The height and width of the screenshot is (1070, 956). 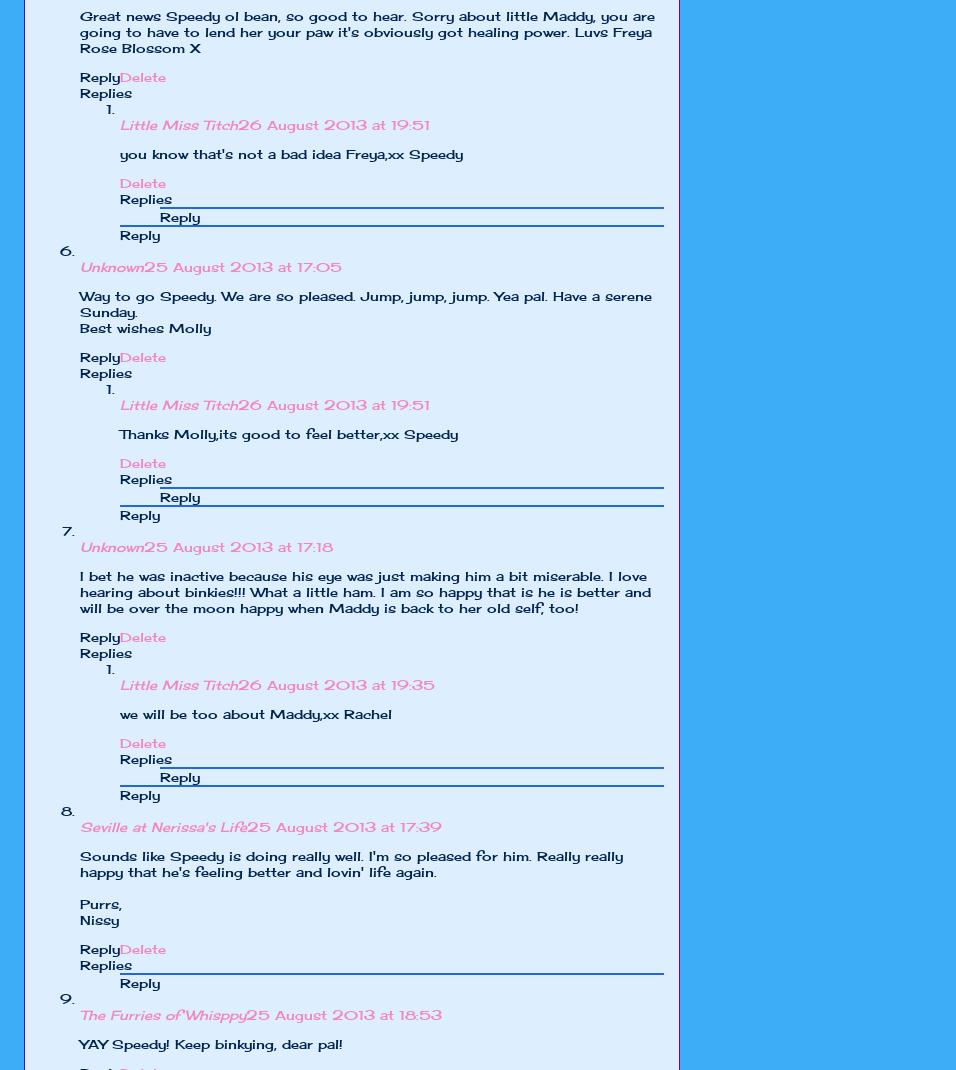 What do you see at coordinates (79, 827) in the screenshot?
I see `'Seville at Nerissa's Life'` at bounding box center [79, 827].